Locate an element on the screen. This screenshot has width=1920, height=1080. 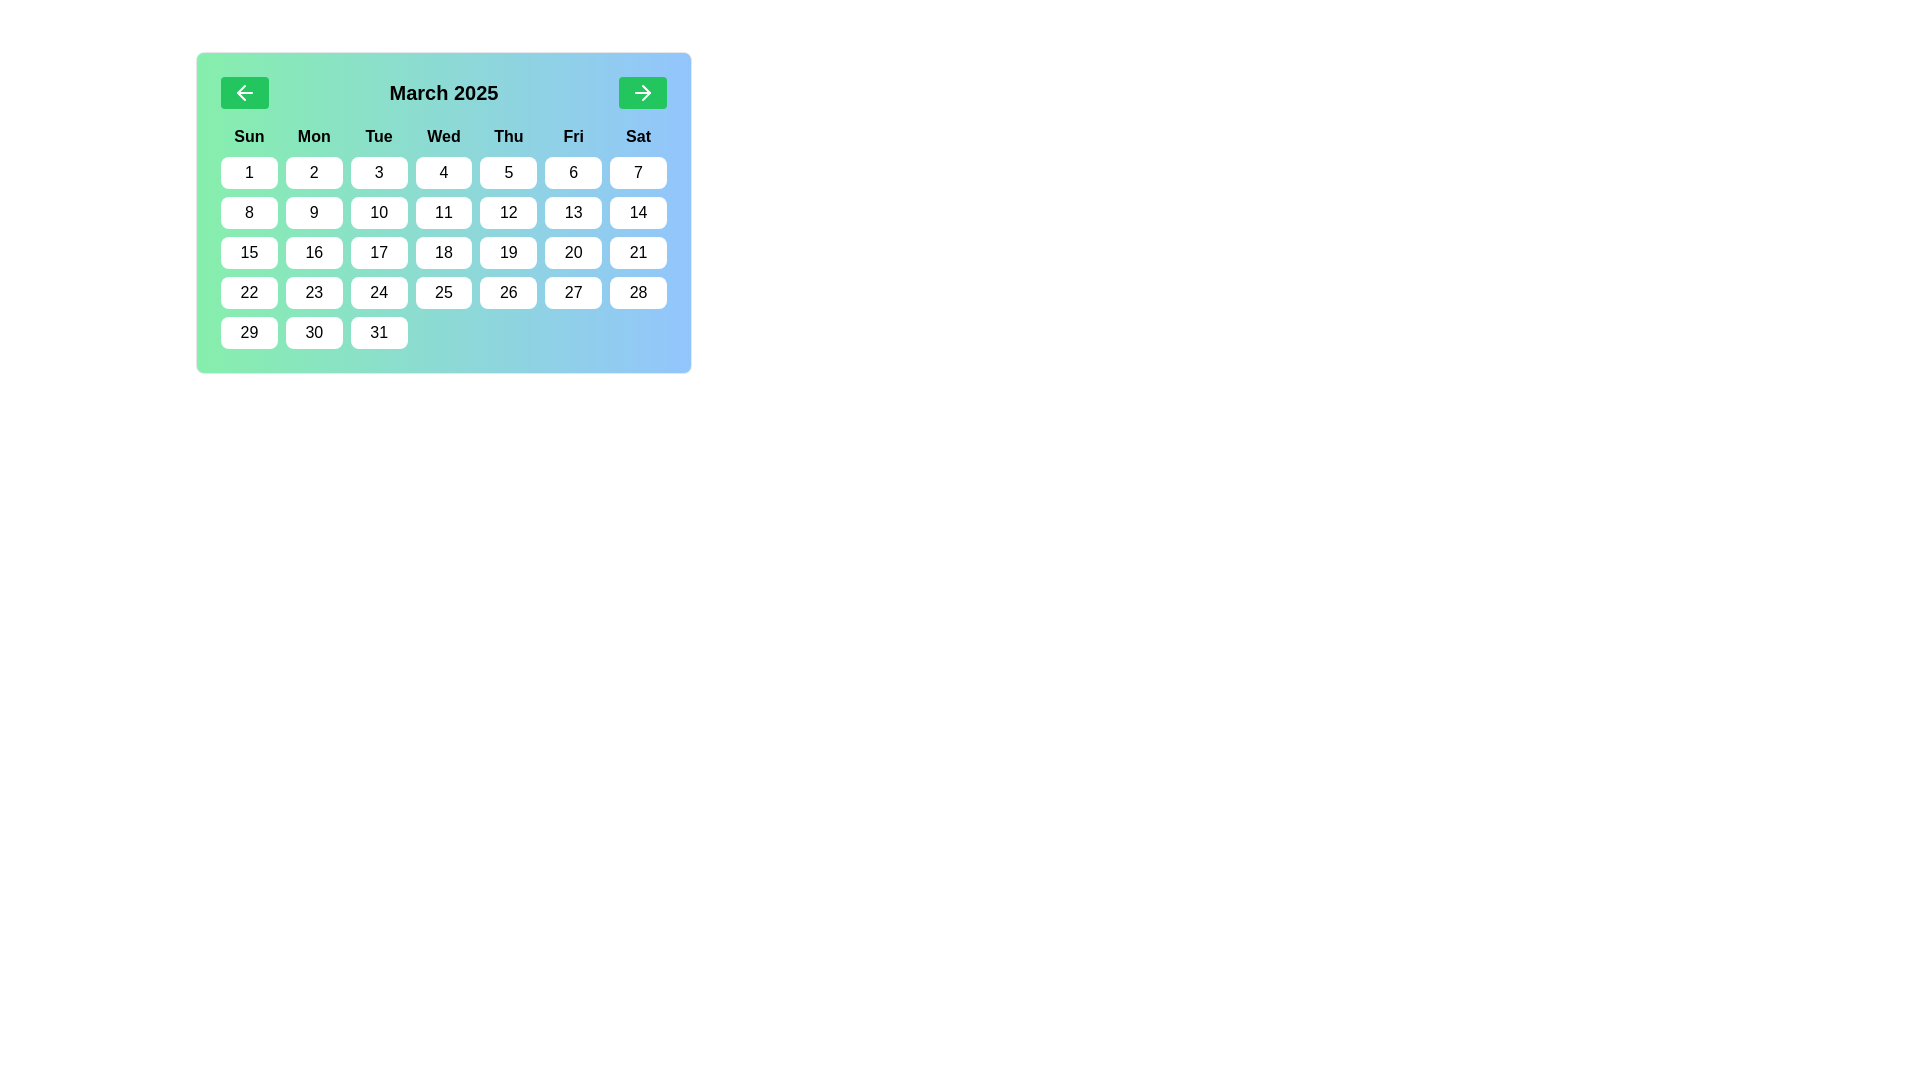
the rectangular button with a white background and the number '6' in black font, located in the date grid below the 'Fri' header is located at coordinates (572, 172).